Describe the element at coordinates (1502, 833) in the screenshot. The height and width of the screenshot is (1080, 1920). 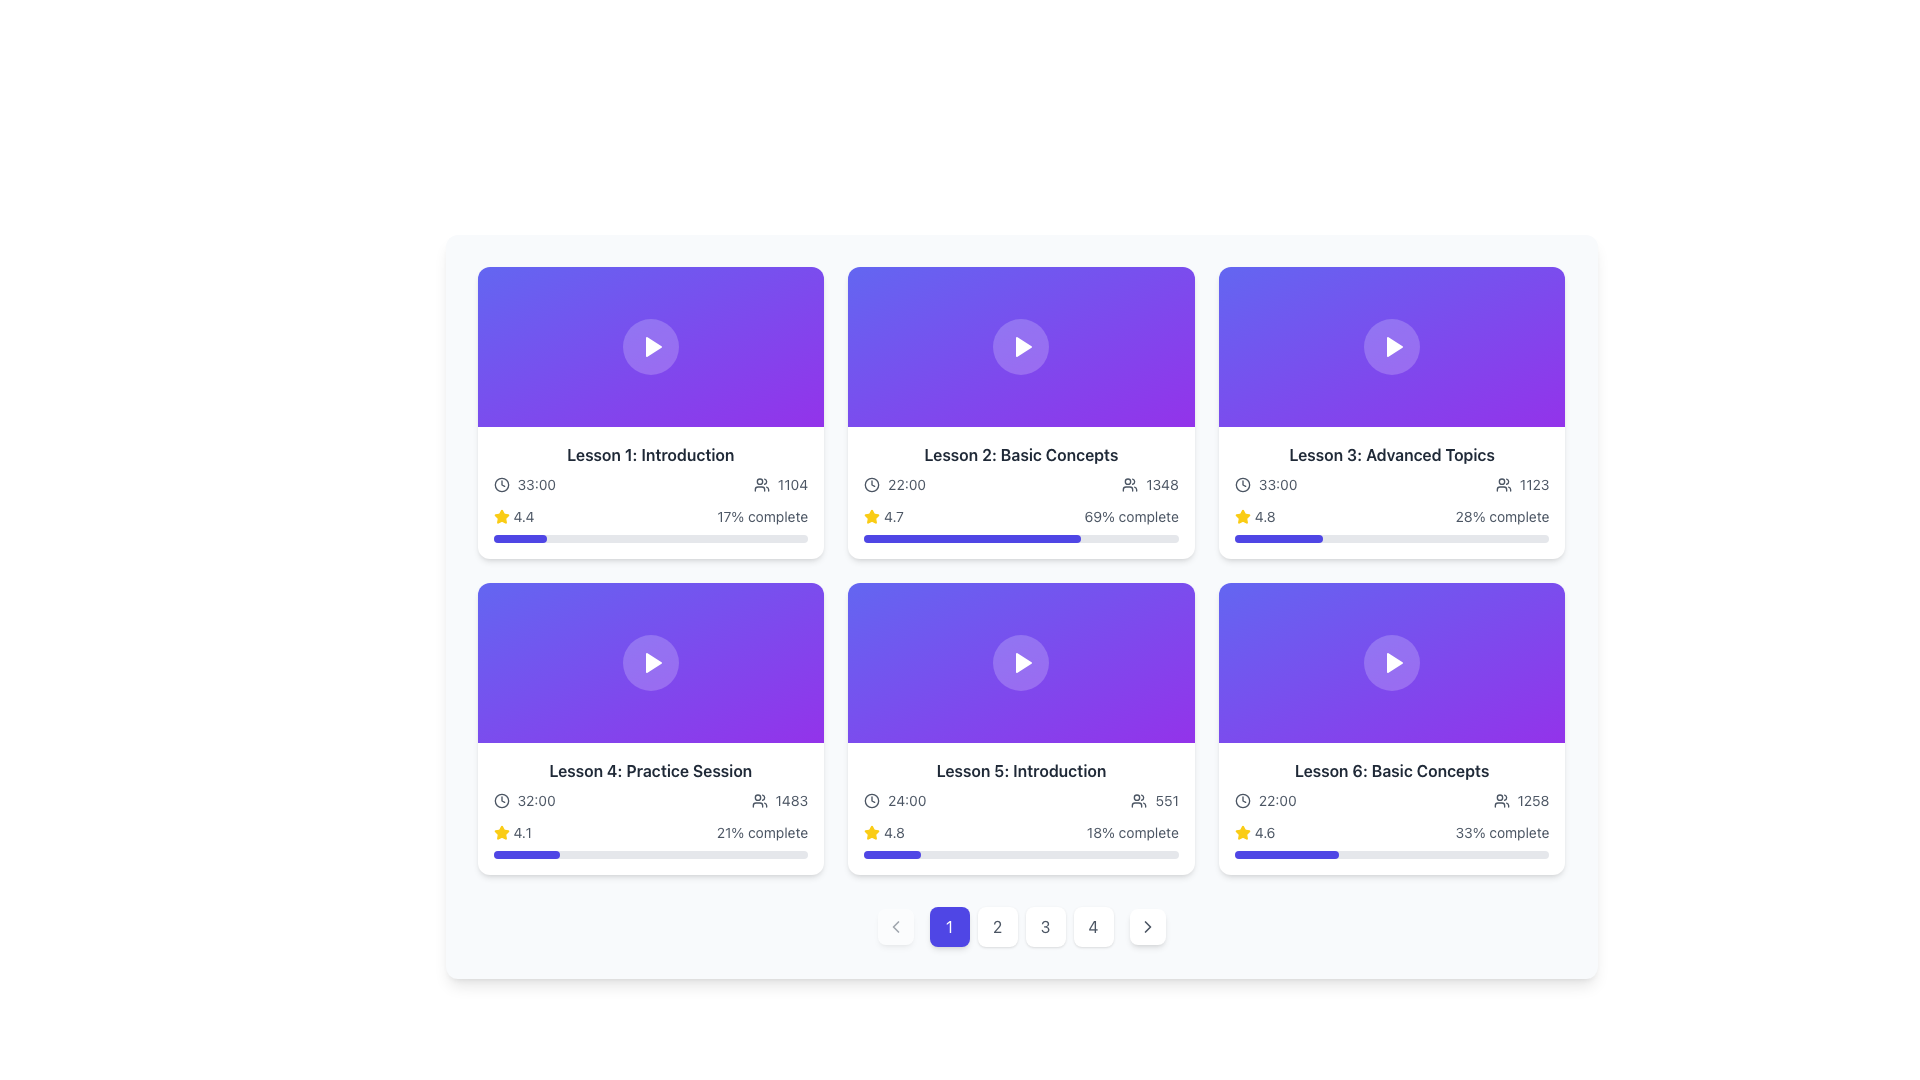
I see `the text label displaying '33% complete' in a medium gray shade, located within the sixth item of a grid layout, beneath the numerical rating and a progress bar` at that location.